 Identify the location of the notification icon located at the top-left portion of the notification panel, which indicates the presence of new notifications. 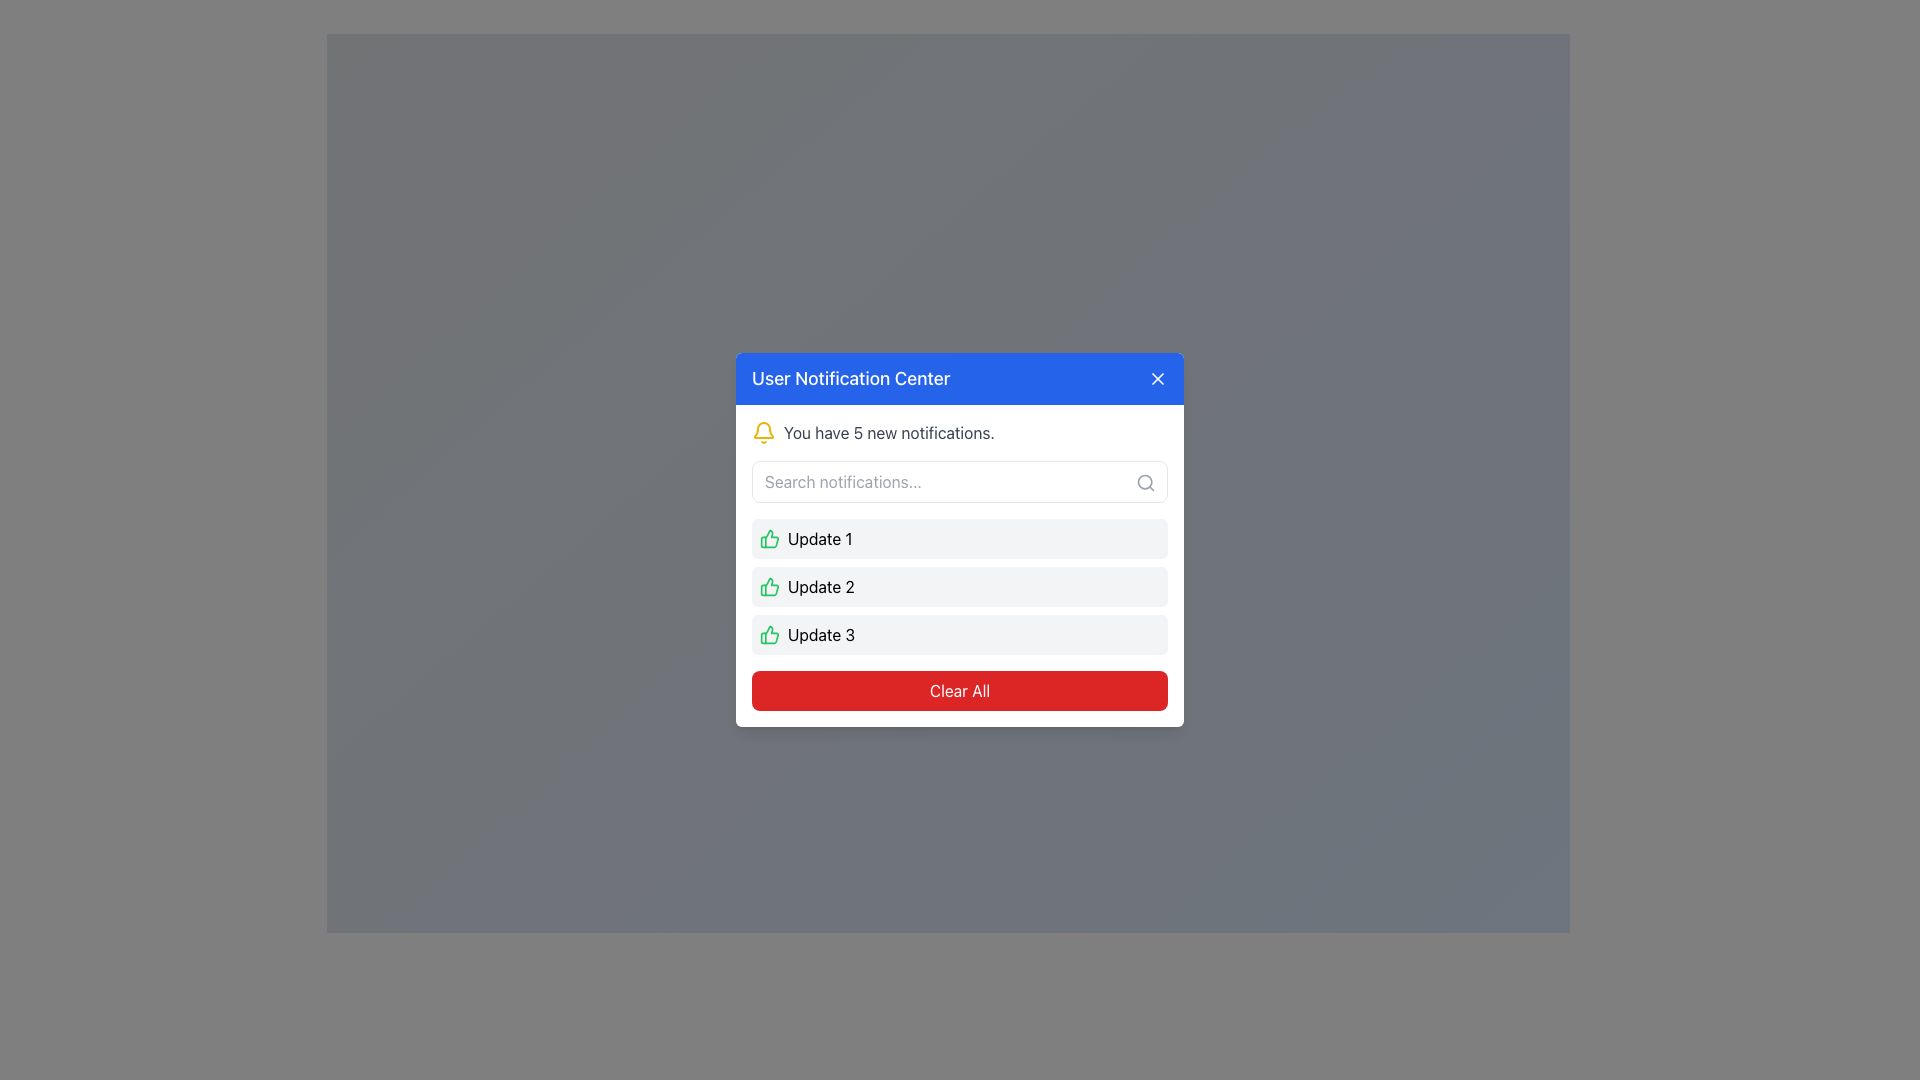
(762, 431).